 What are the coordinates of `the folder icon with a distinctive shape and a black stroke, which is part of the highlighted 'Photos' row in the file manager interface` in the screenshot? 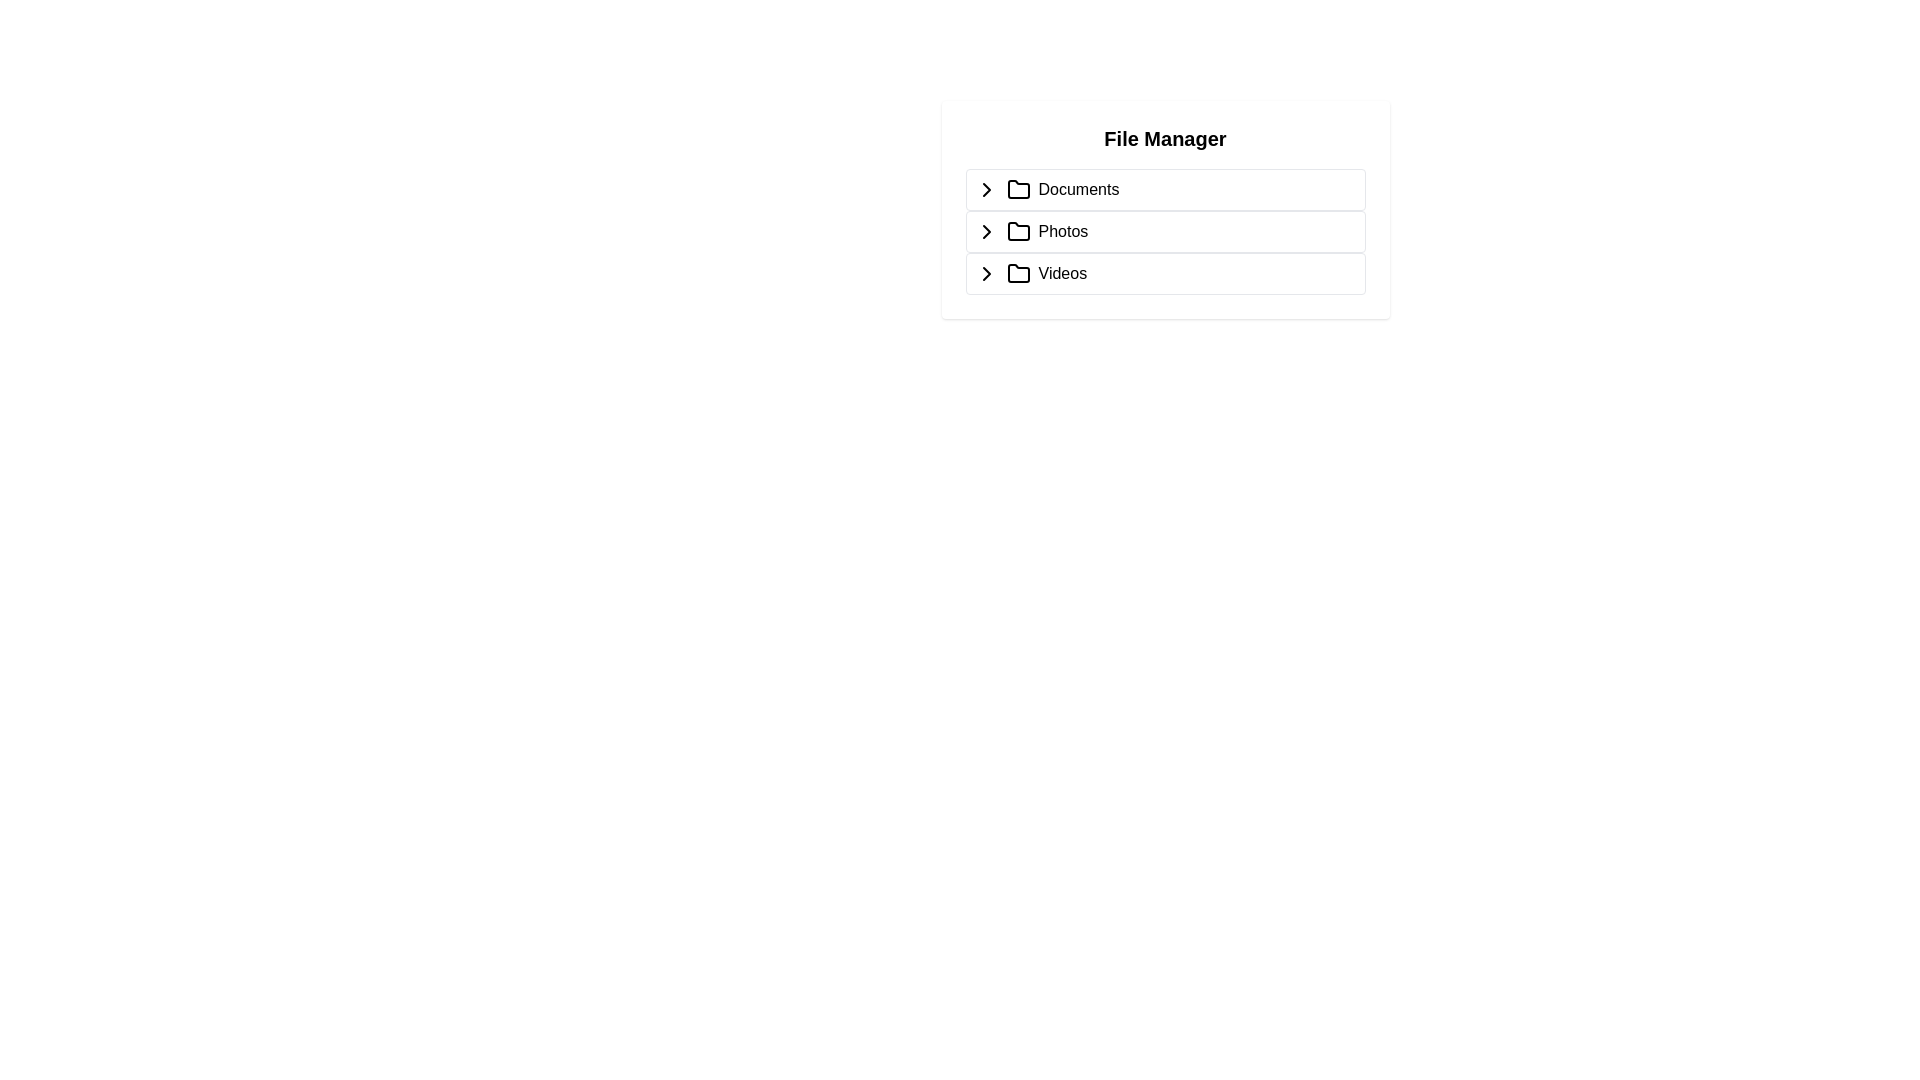 It's located at (1018, 230).